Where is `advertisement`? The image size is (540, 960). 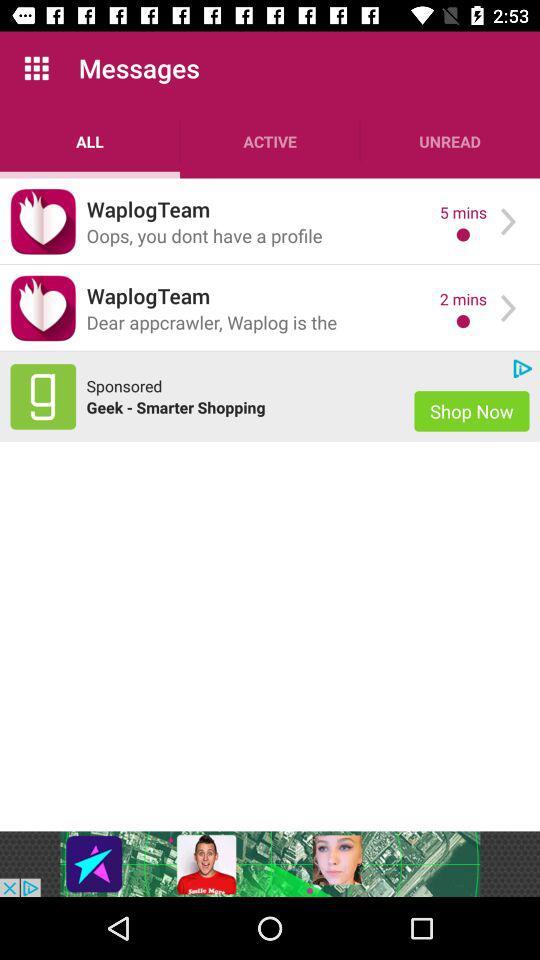 advertisement is located at coordinates (43, 395).